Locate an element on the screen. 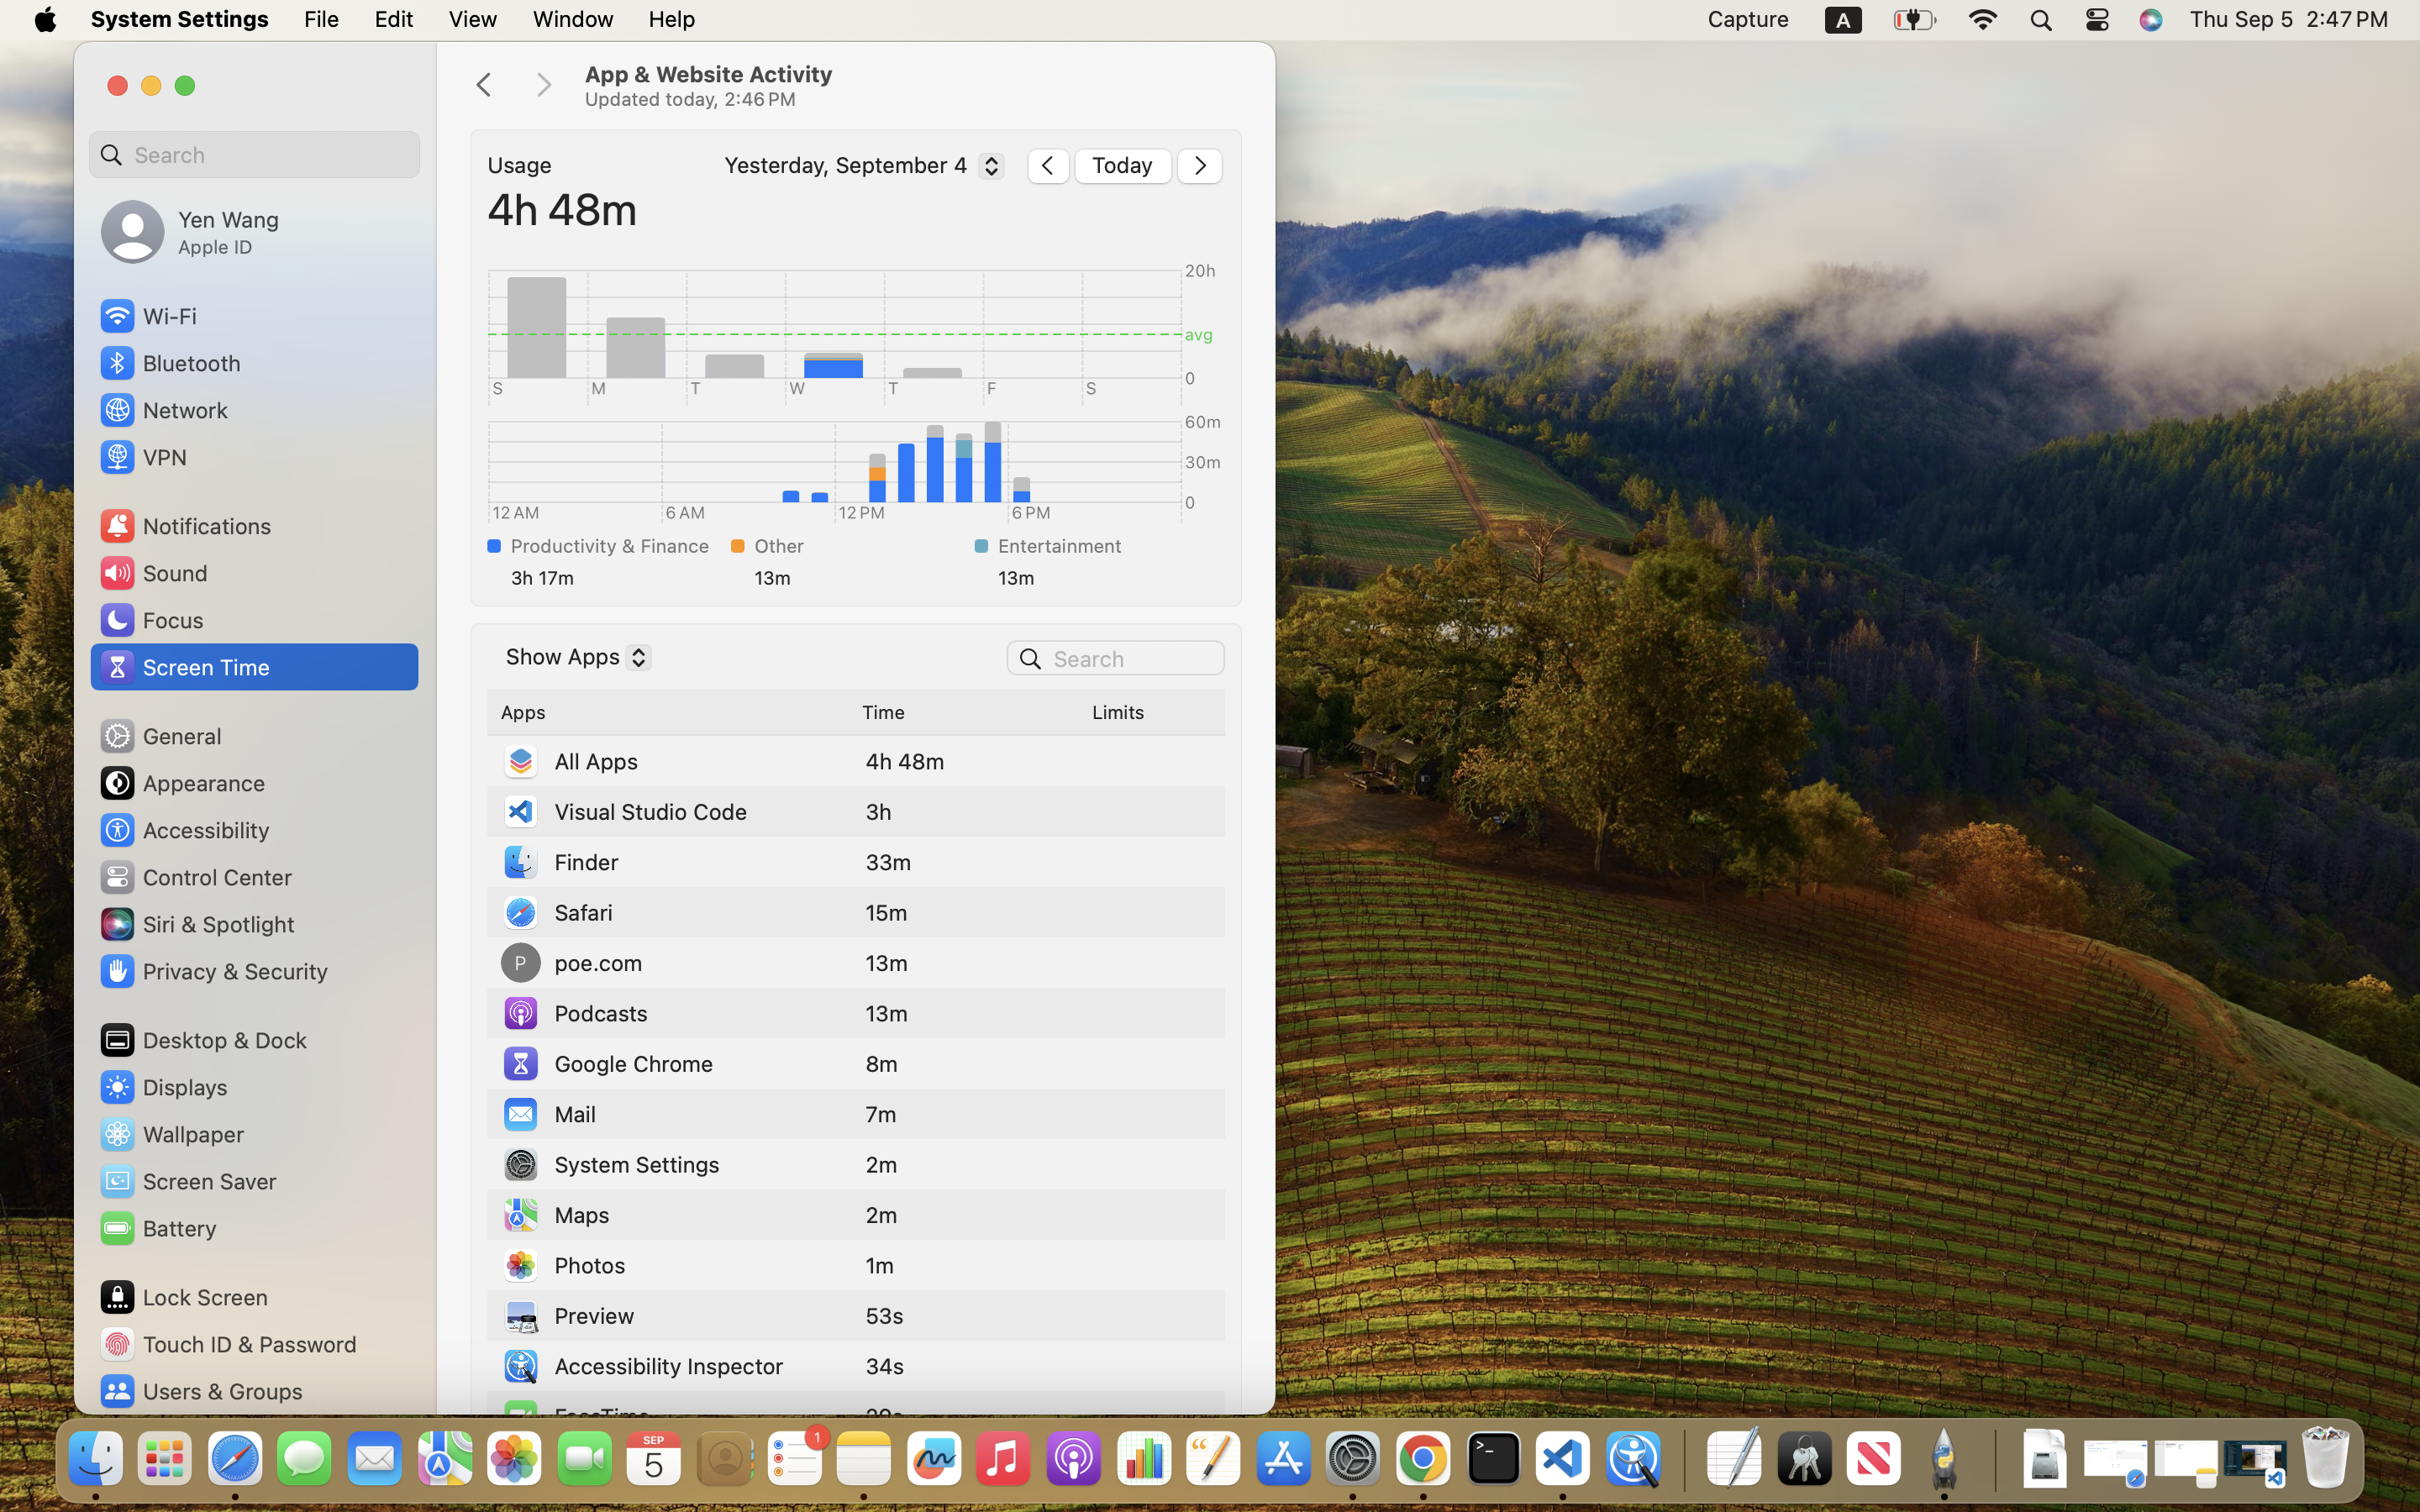 The width and height of the screenshot is (2420, 1512). '2m' is located at coordinates (881, 1213).